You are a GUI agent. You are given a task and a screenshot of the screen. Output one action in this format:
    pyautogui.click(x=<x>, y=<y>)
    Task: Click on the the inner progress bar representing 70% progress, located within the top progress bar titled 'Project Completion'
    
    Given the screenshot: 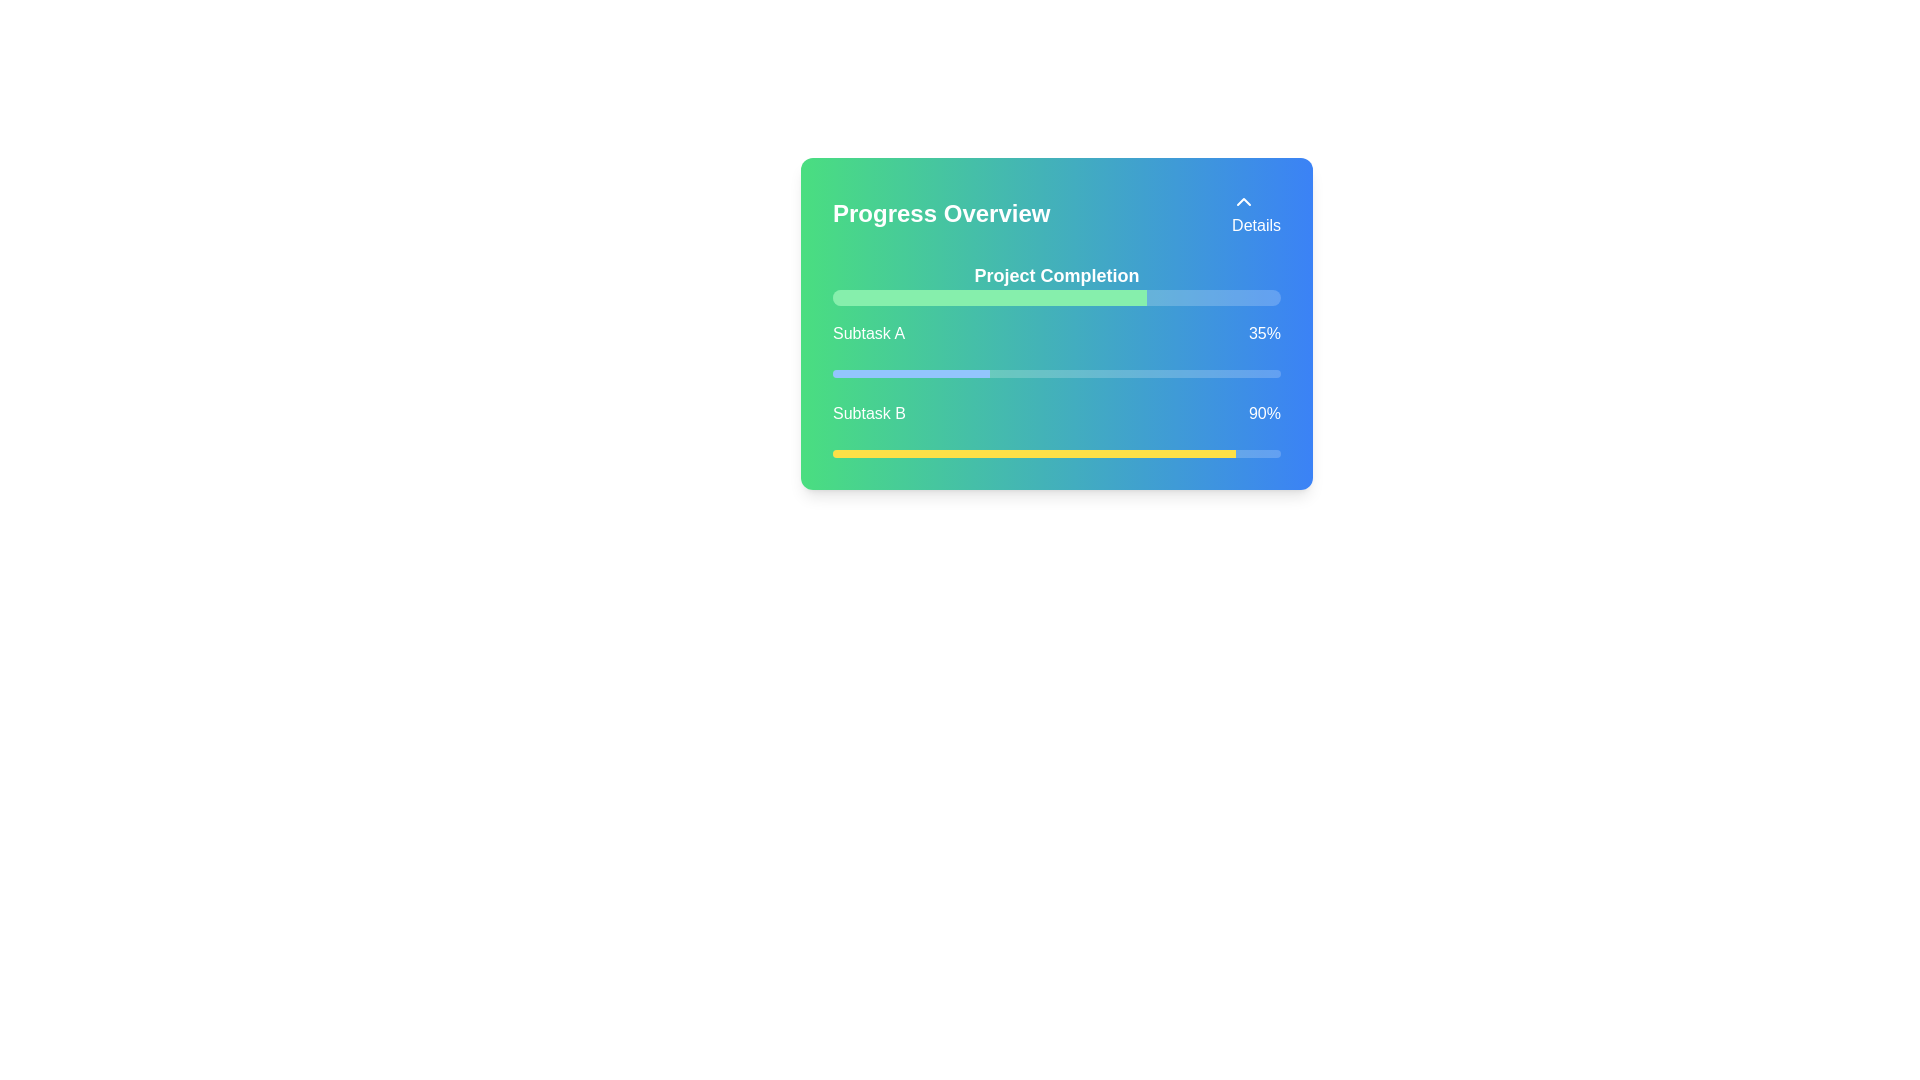 What is the action you would take?
    pyautogui.click(x=989, y=297)
    